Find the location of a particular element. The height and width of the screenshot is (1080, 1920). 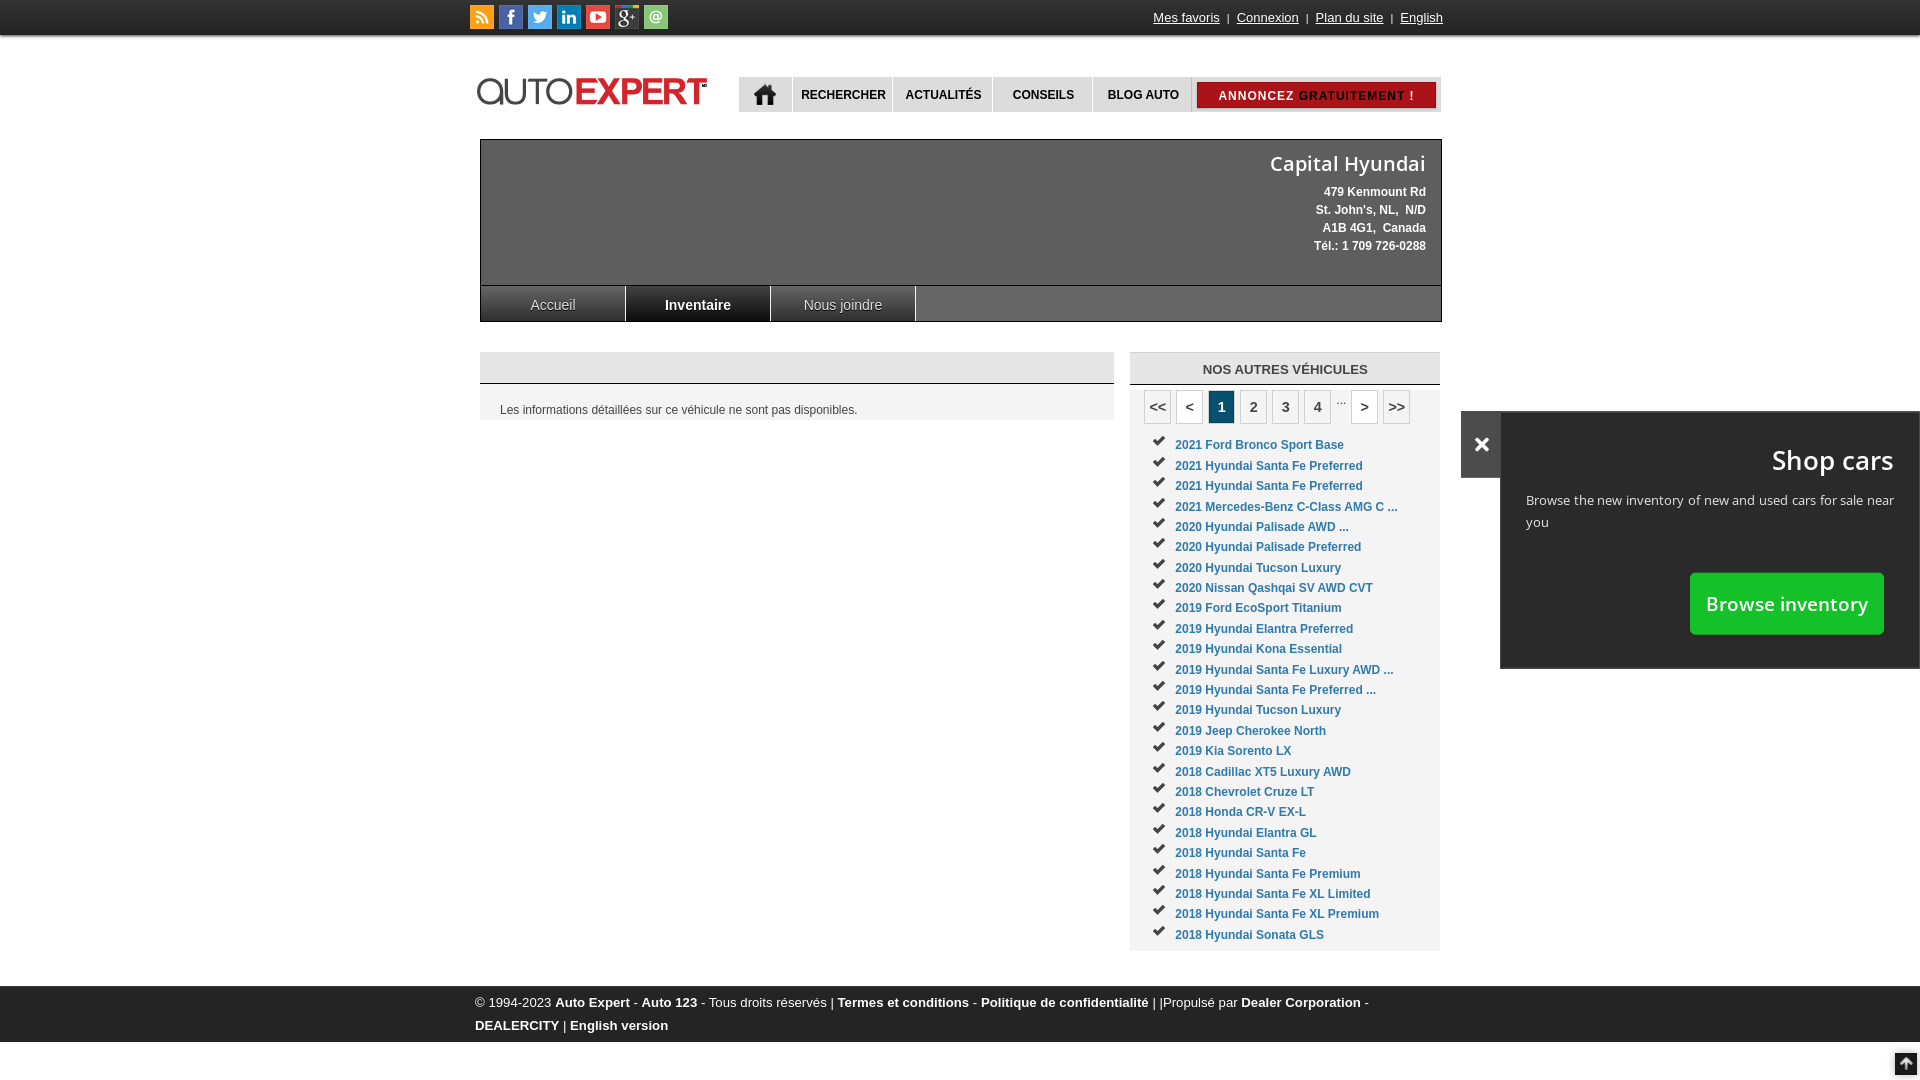

'>' is located at coordinates (1363, 406).